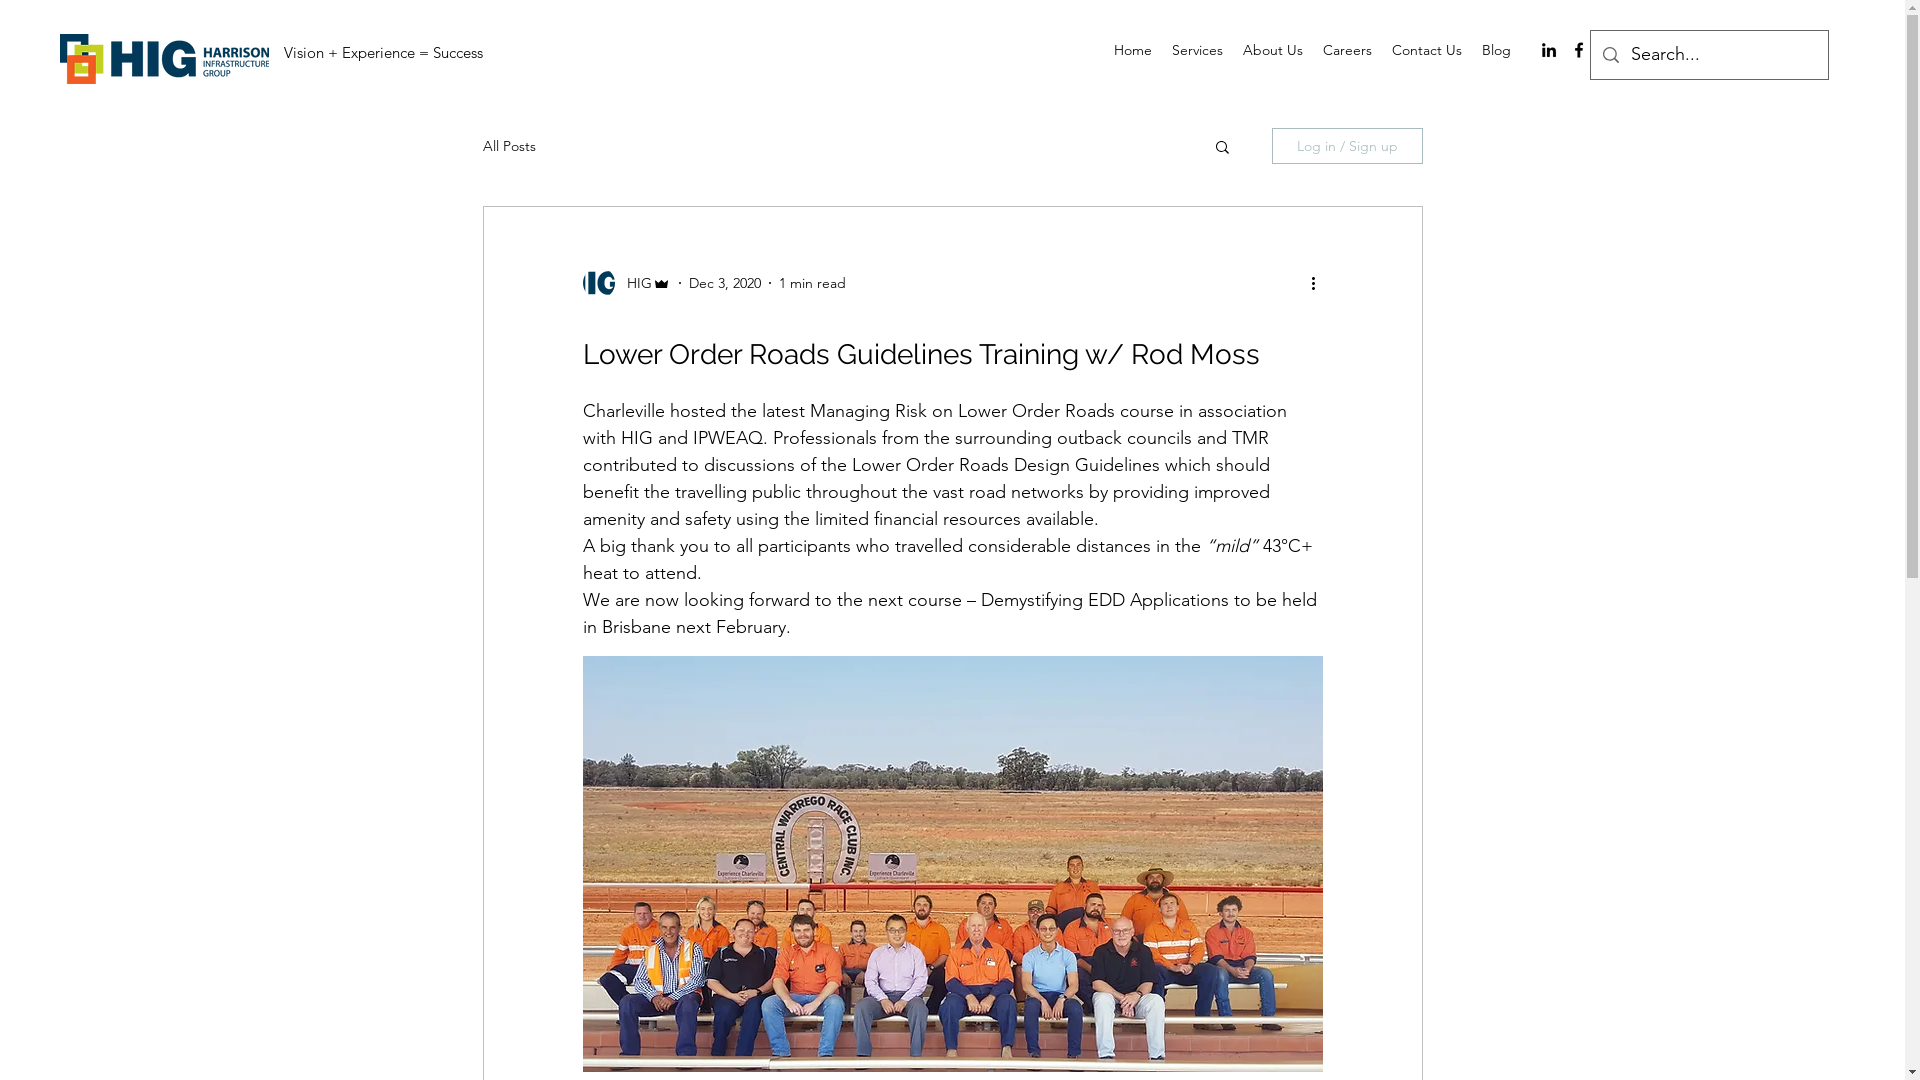 The image size is (1920, 1080). I want to click on 'Services', so click(1197, 49).